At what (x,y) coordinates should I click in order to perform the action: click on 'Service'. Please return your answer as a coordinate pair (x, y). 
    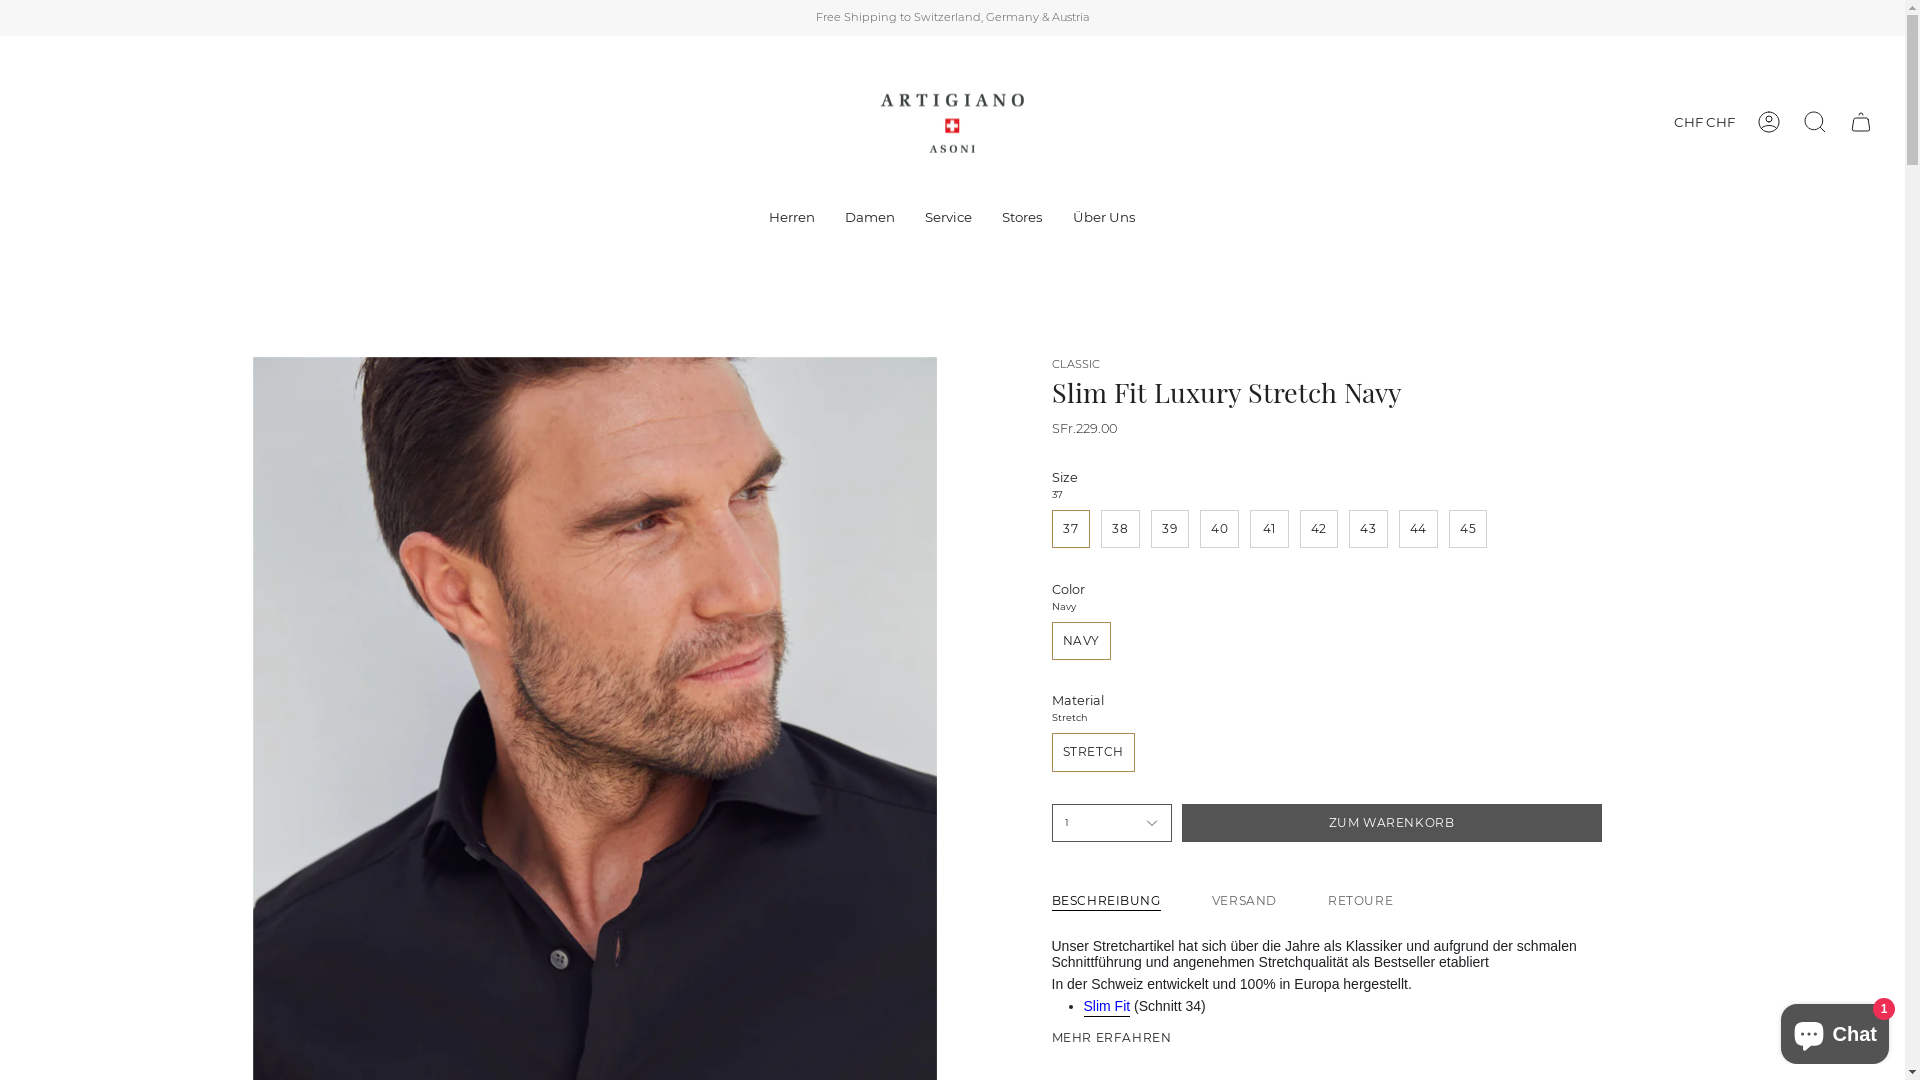
    Looking at the image, I should click on (947, 218).